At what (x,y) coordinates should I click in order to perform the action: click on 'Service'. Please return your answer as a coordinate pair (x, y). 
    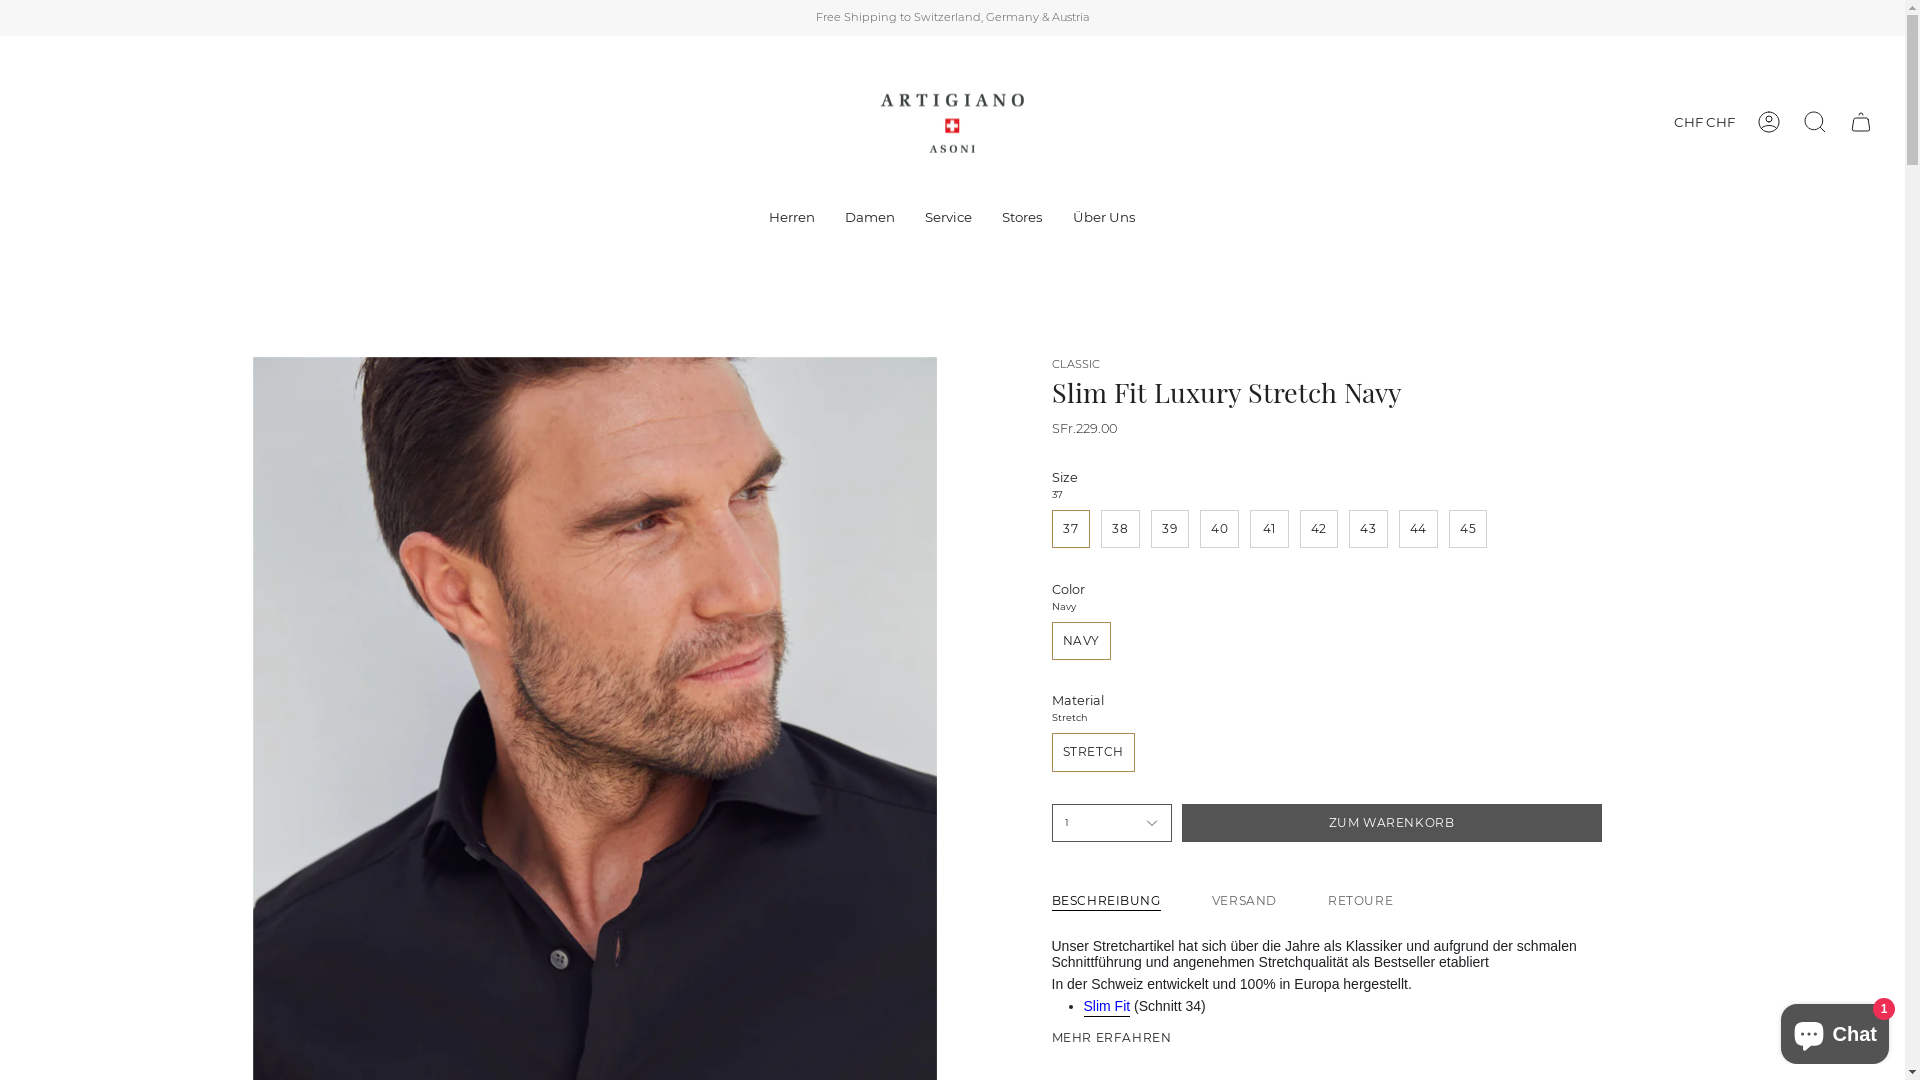
    Looking at the image, I should click on (947, 218).